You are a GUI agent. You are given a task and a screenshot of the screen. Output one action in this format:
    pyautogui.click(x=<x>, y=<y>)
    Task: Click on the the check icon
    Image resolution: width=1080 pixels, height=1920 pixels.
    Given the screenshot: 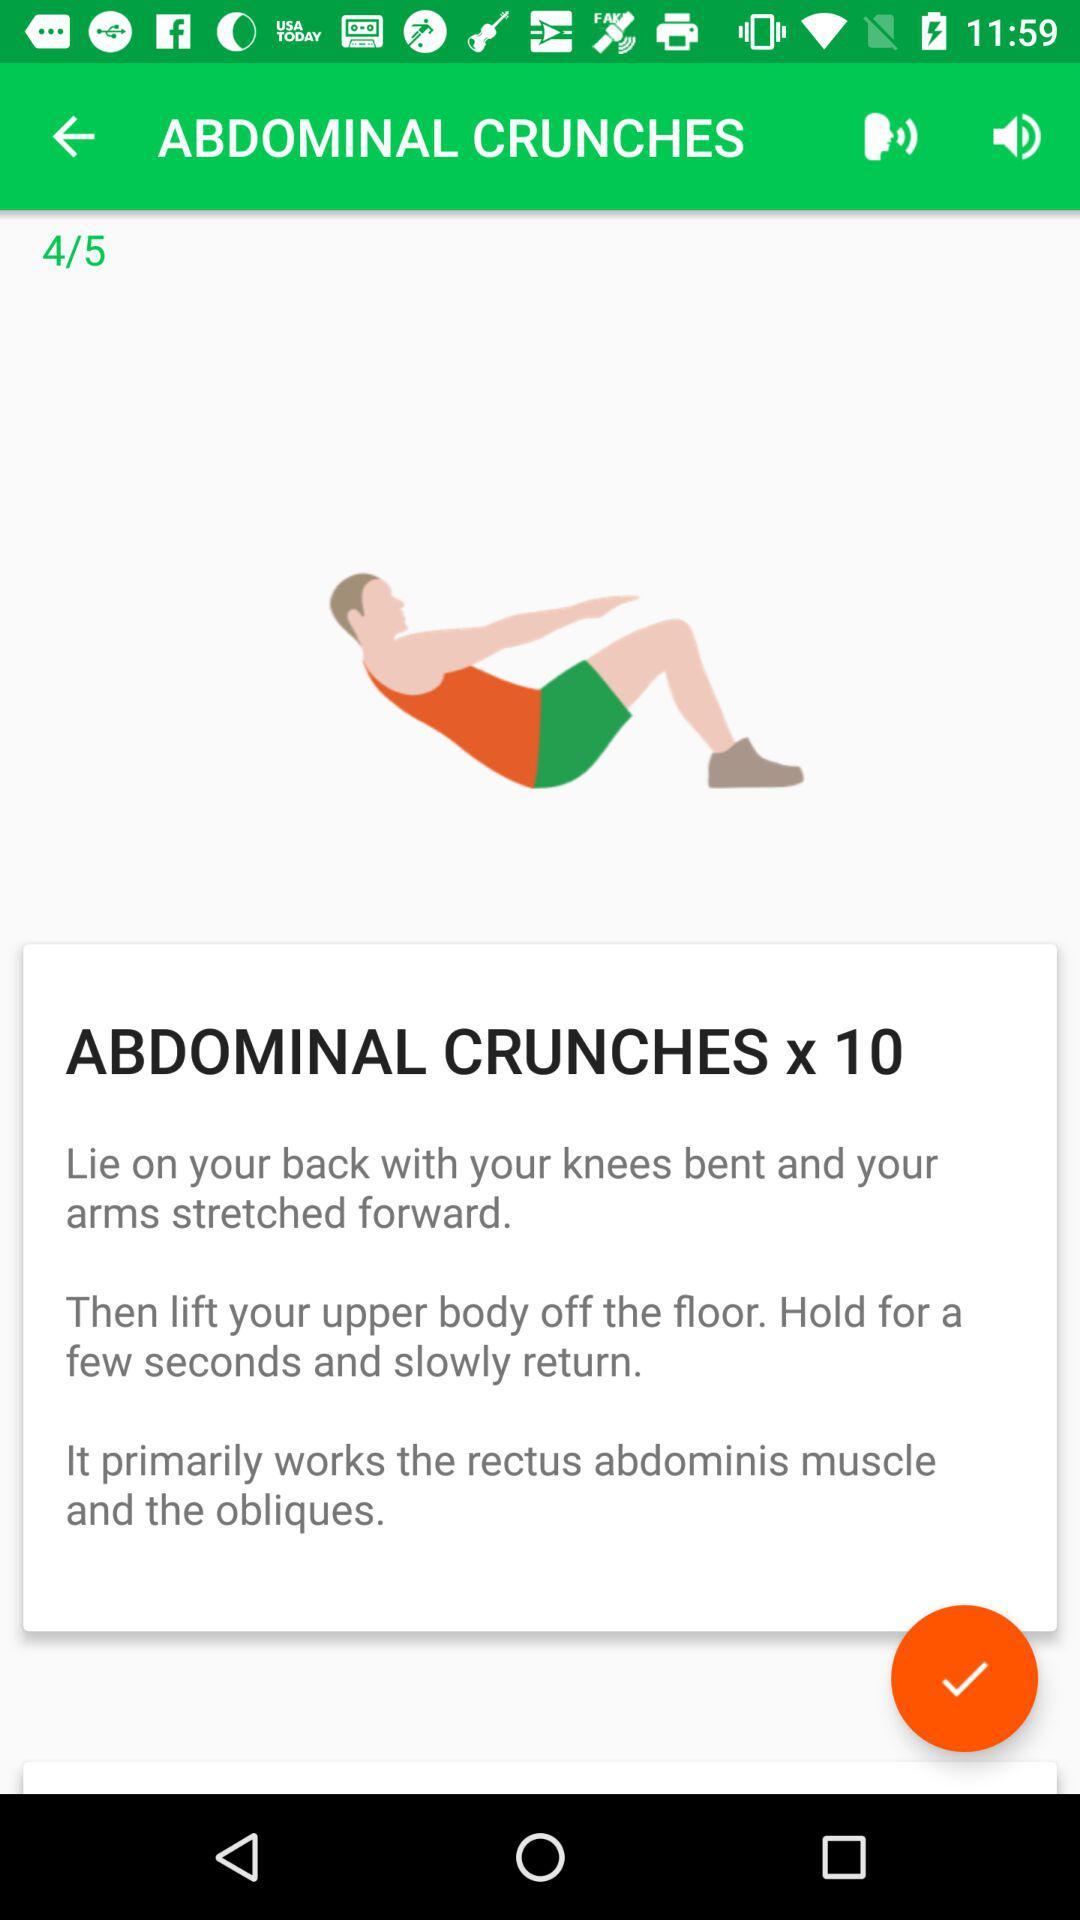 What is the action you would take?
    pyautogui.click(x=963, y=1678)
    